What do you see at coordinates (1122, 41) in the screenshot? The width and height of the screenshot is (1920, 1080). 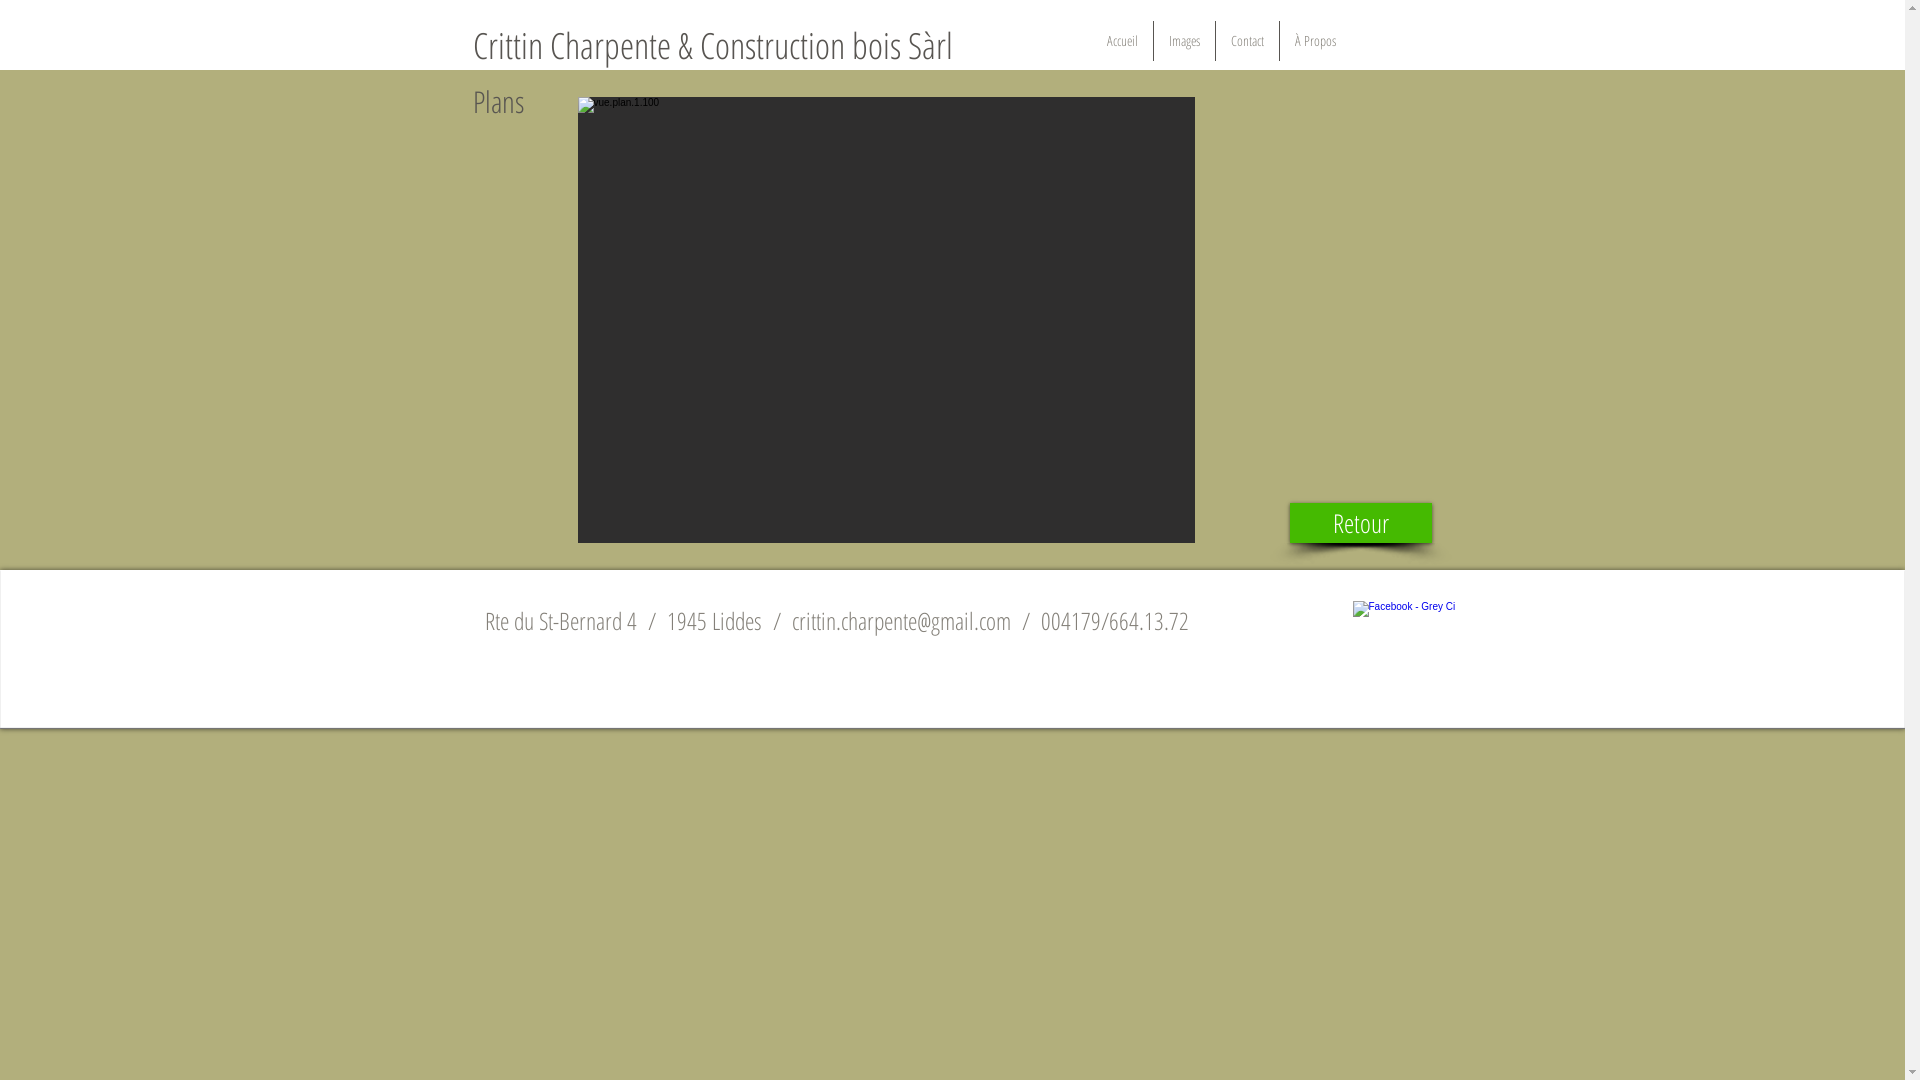 I see `'Accueil'` at bounding box center [1122, 41].